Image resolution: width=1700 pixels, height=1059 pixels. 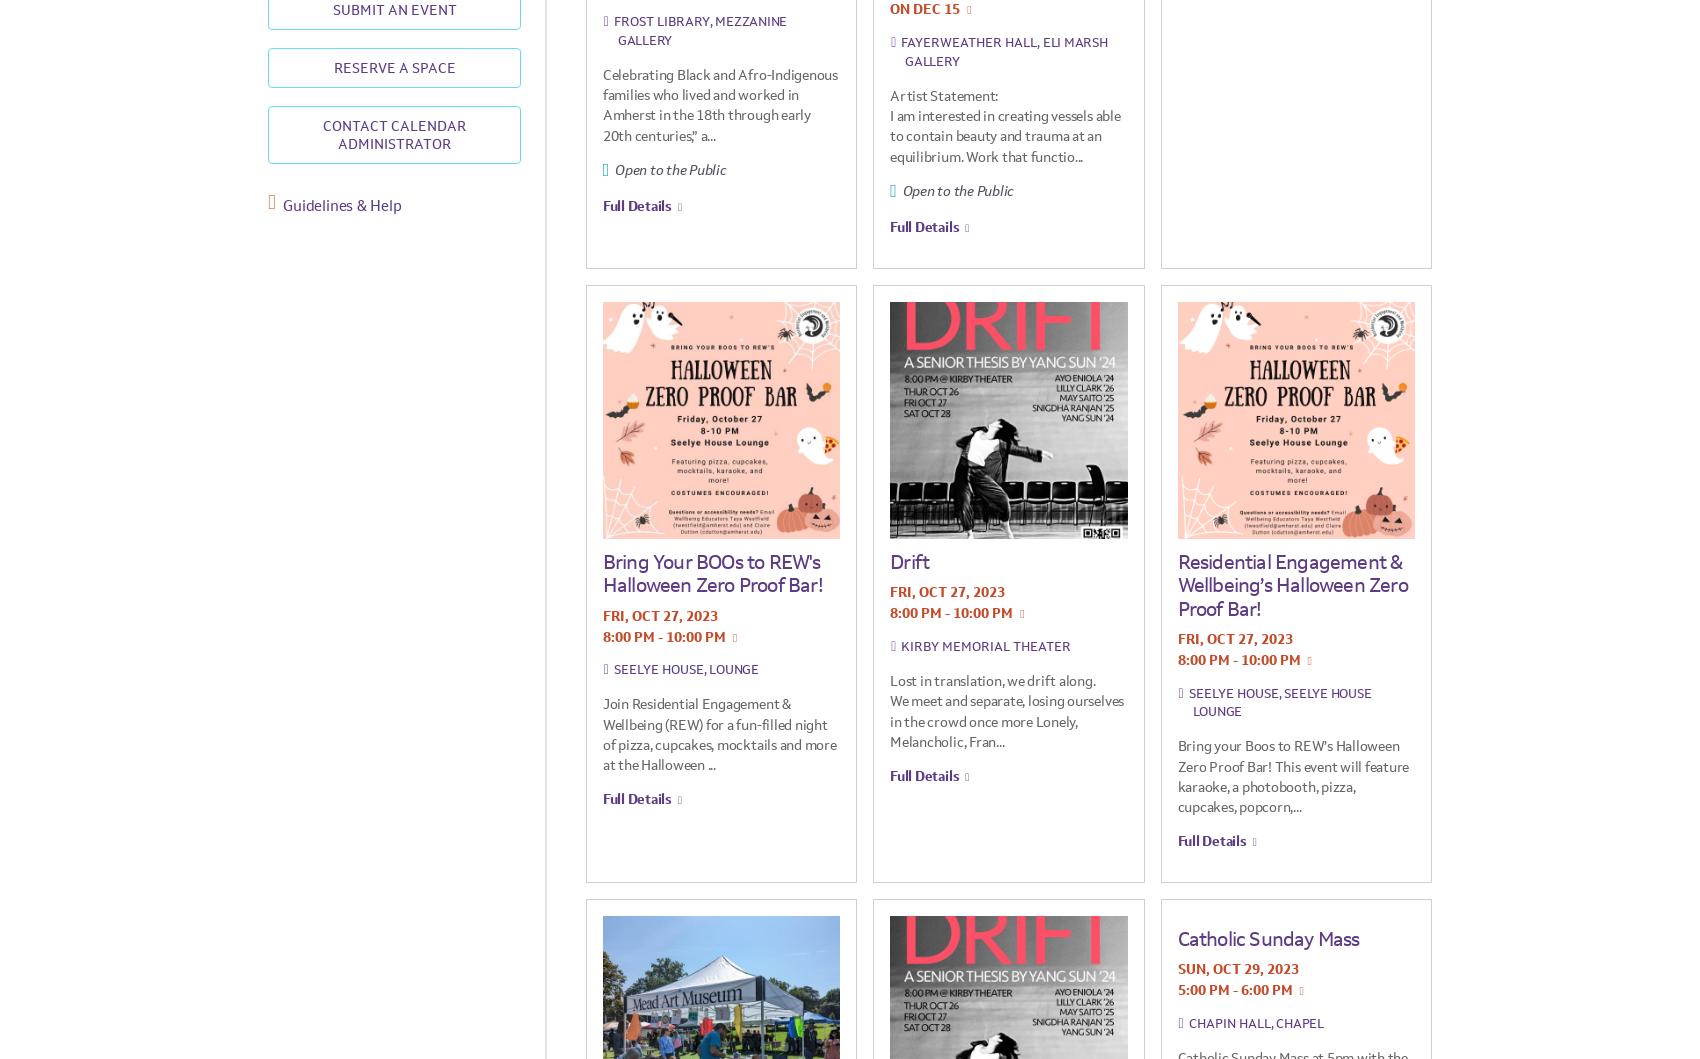 What do you see at coordinates (1281, 702) in the screenshot?
I see `', Seelye House Lounge'` at bounding box center [1281, 702].